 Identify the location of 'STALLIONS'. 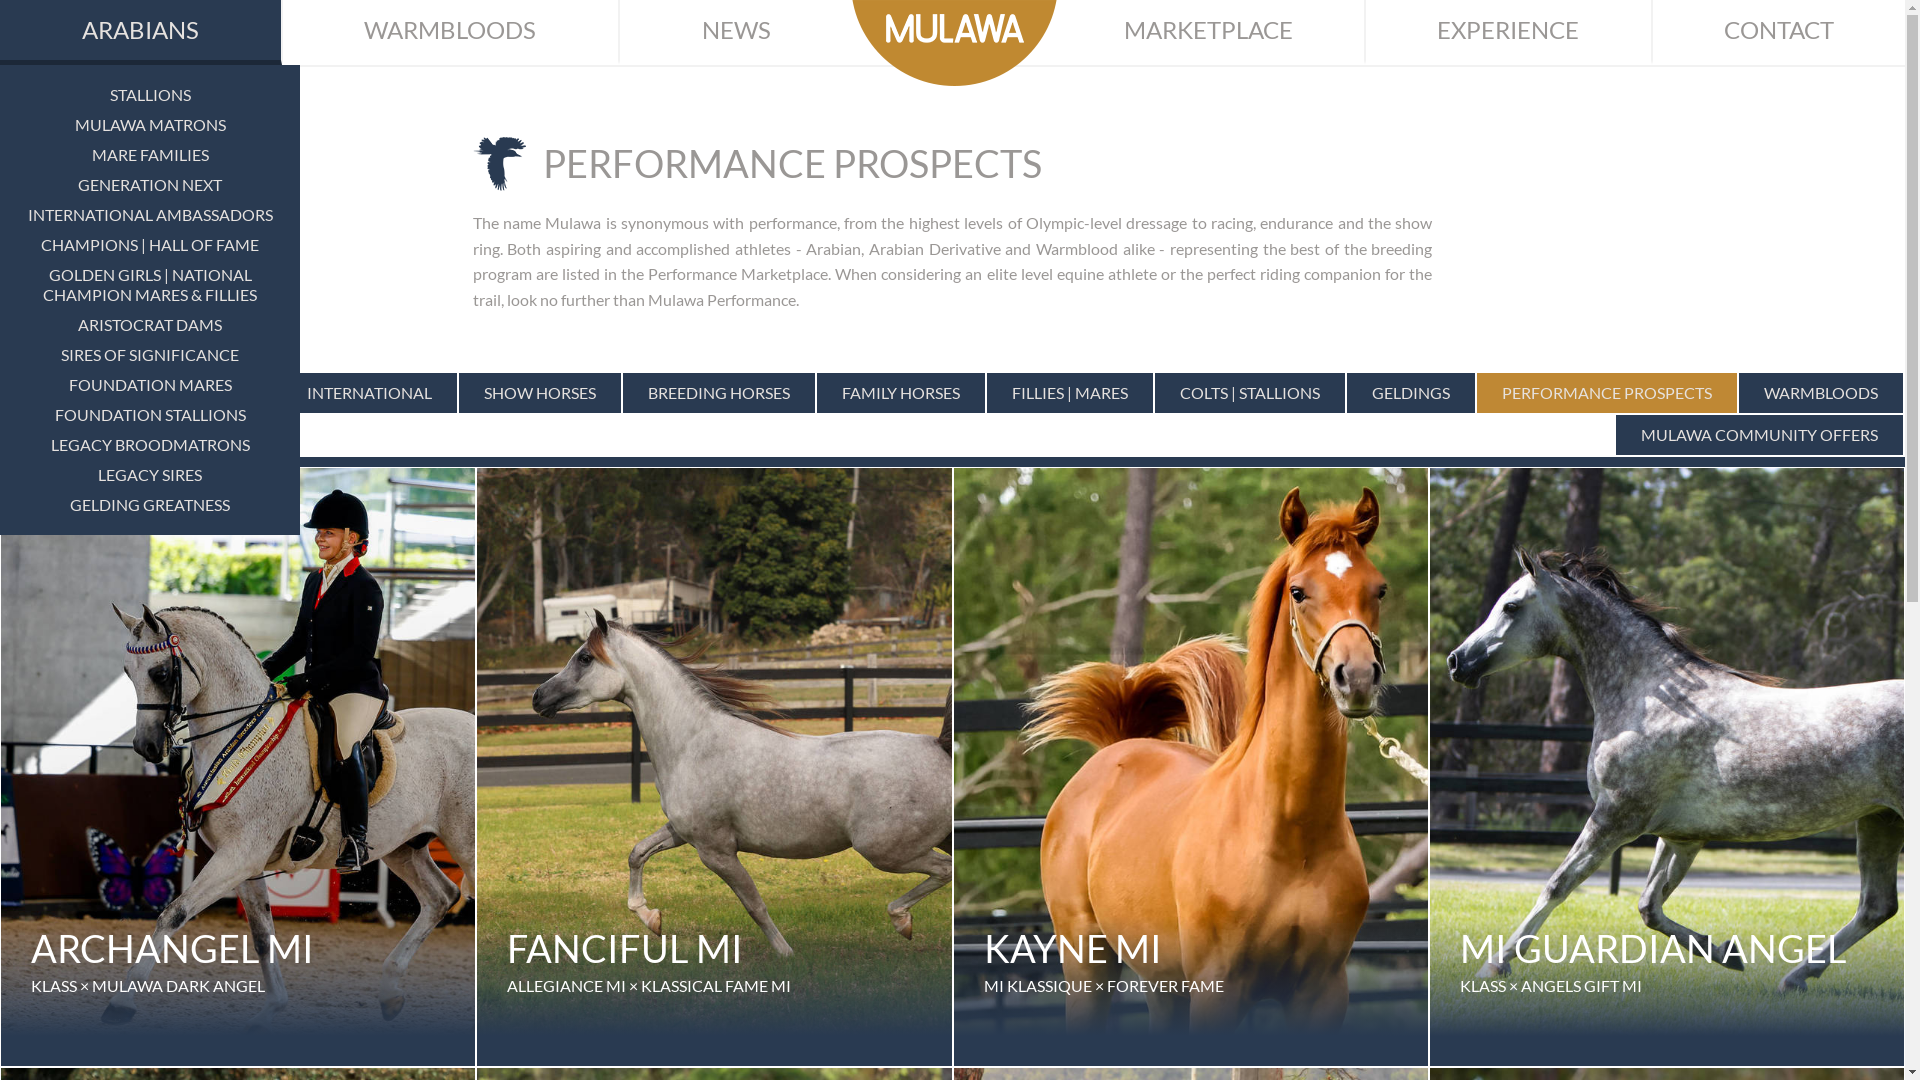
(148, 95).